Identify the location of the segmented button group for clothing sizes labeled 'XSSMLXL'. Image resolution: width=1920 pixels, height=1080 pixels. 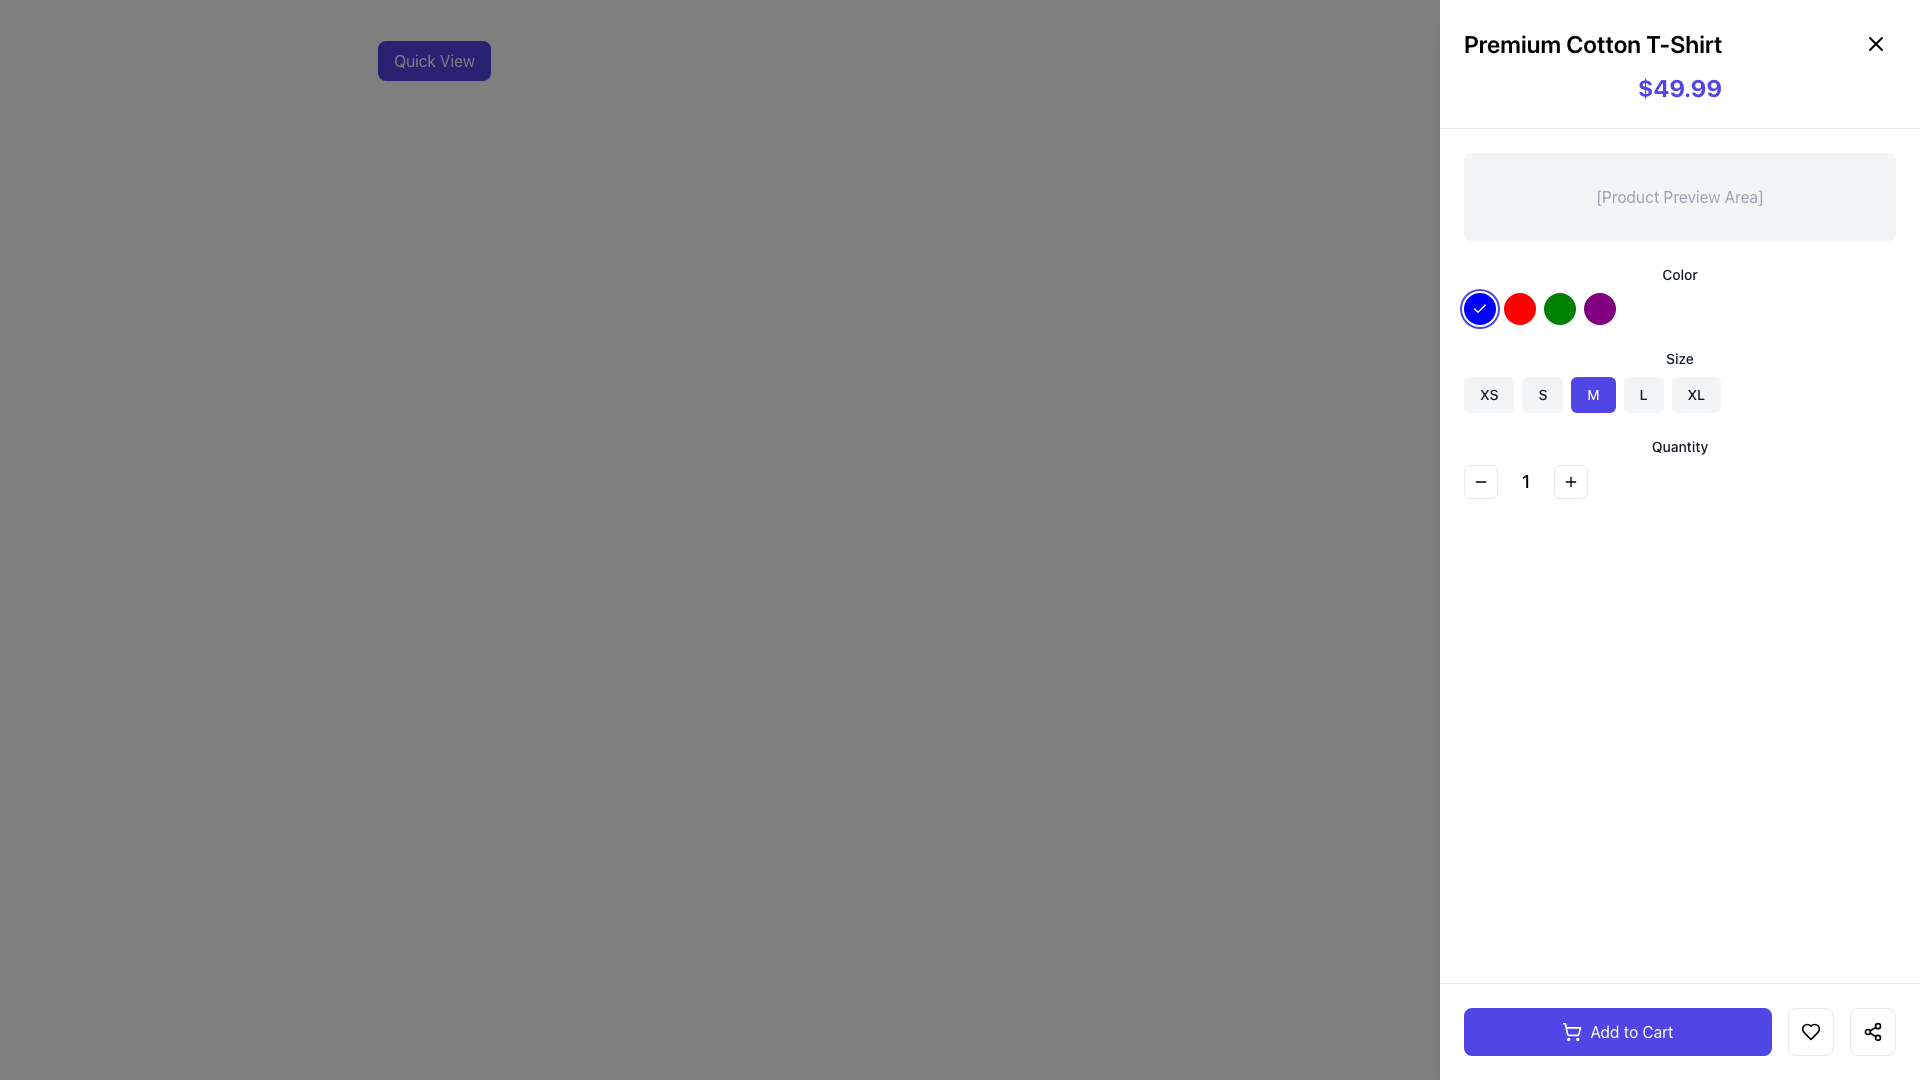
(1680, 394).